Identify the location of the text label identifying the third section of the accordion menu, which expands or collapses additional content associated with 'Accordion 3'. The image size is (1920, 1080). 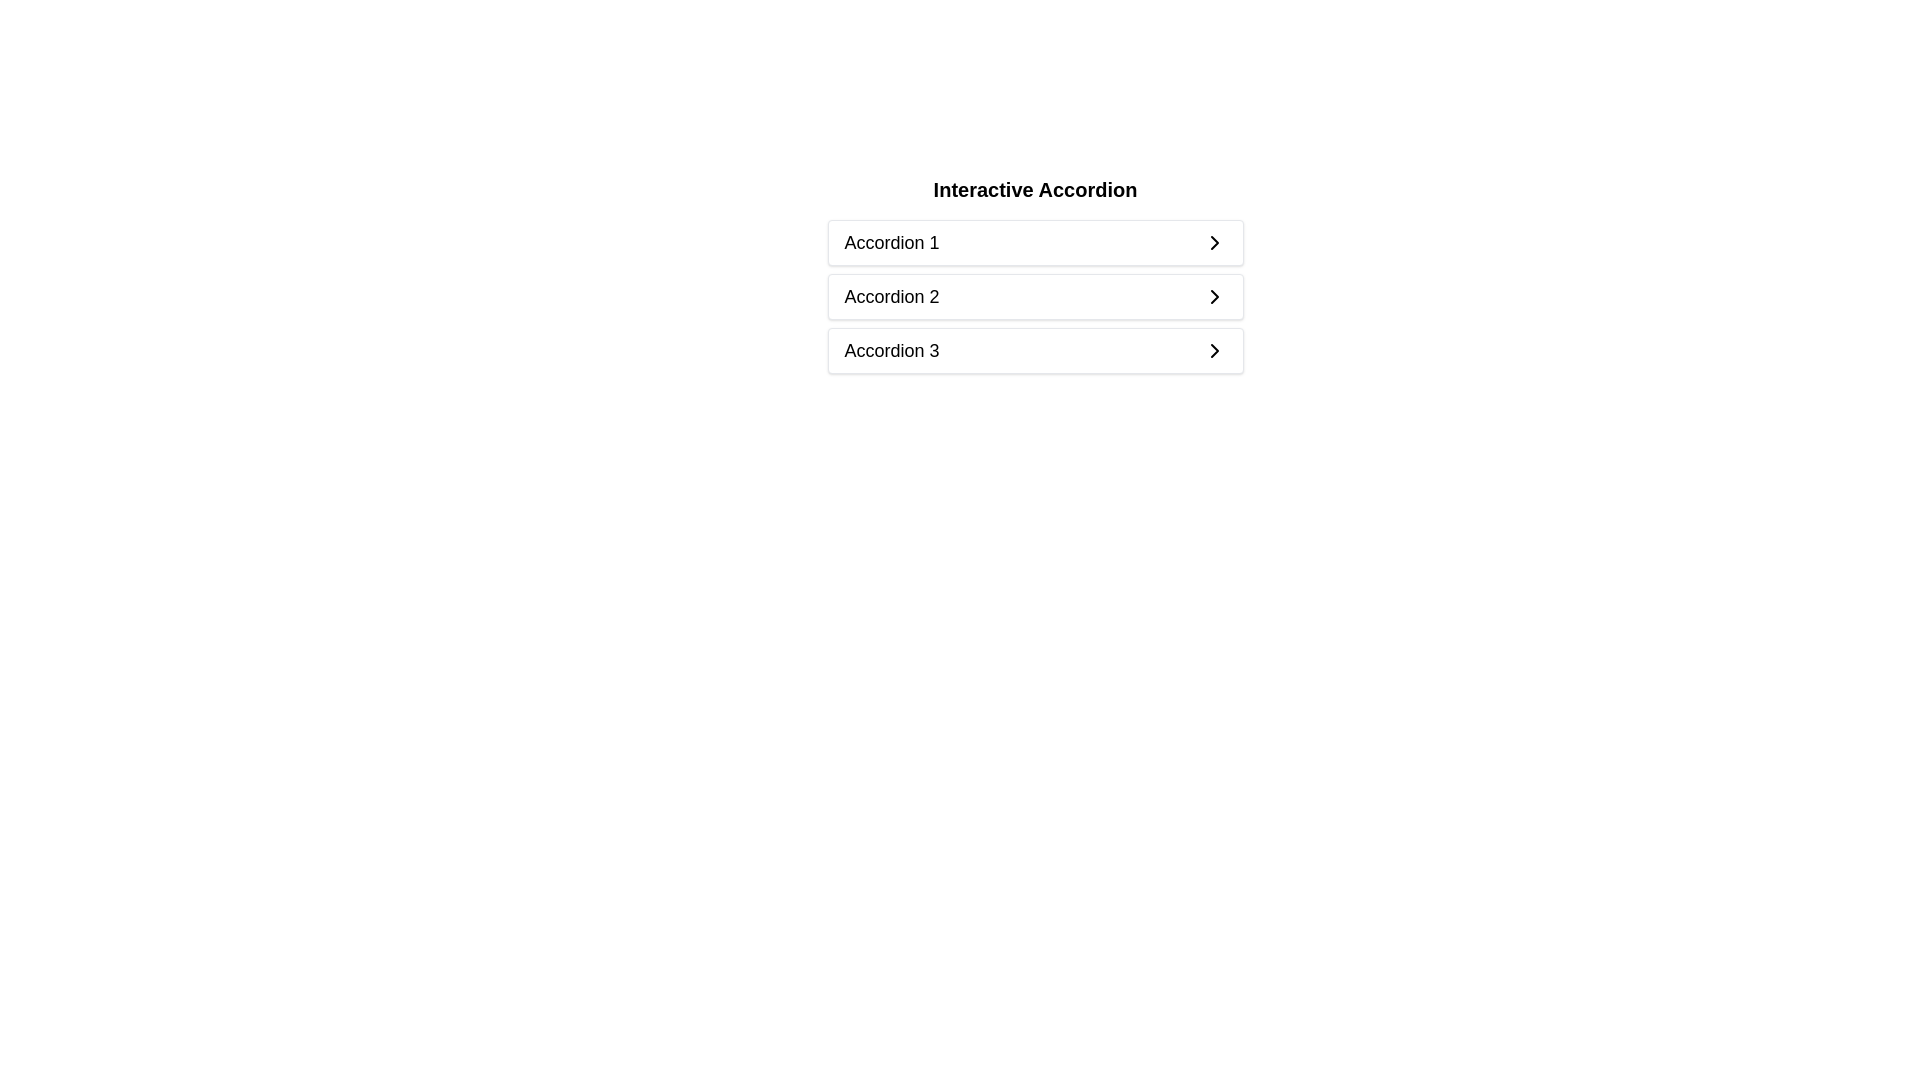
(891, 350).